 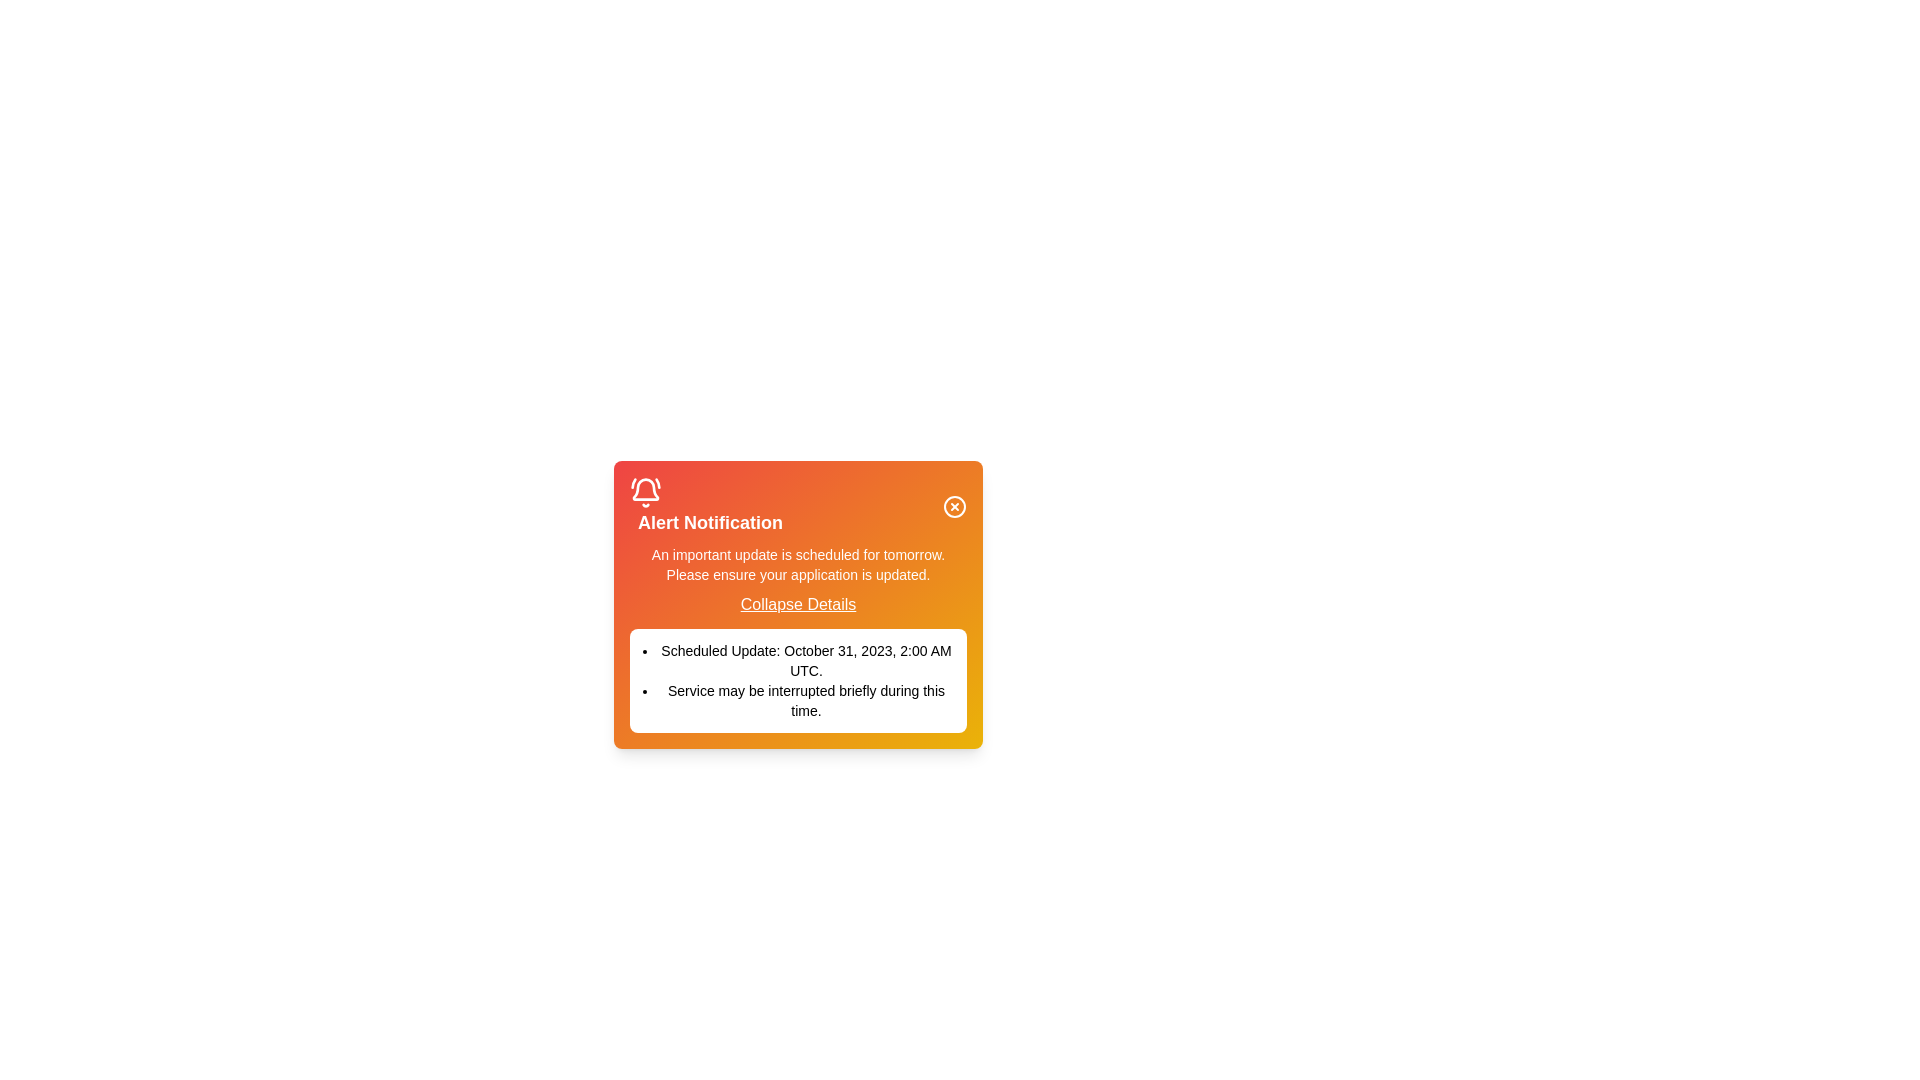 I want to click on the 'Collapse Details' button to toggle the visibility of additional information, so click(x=796, y=604).